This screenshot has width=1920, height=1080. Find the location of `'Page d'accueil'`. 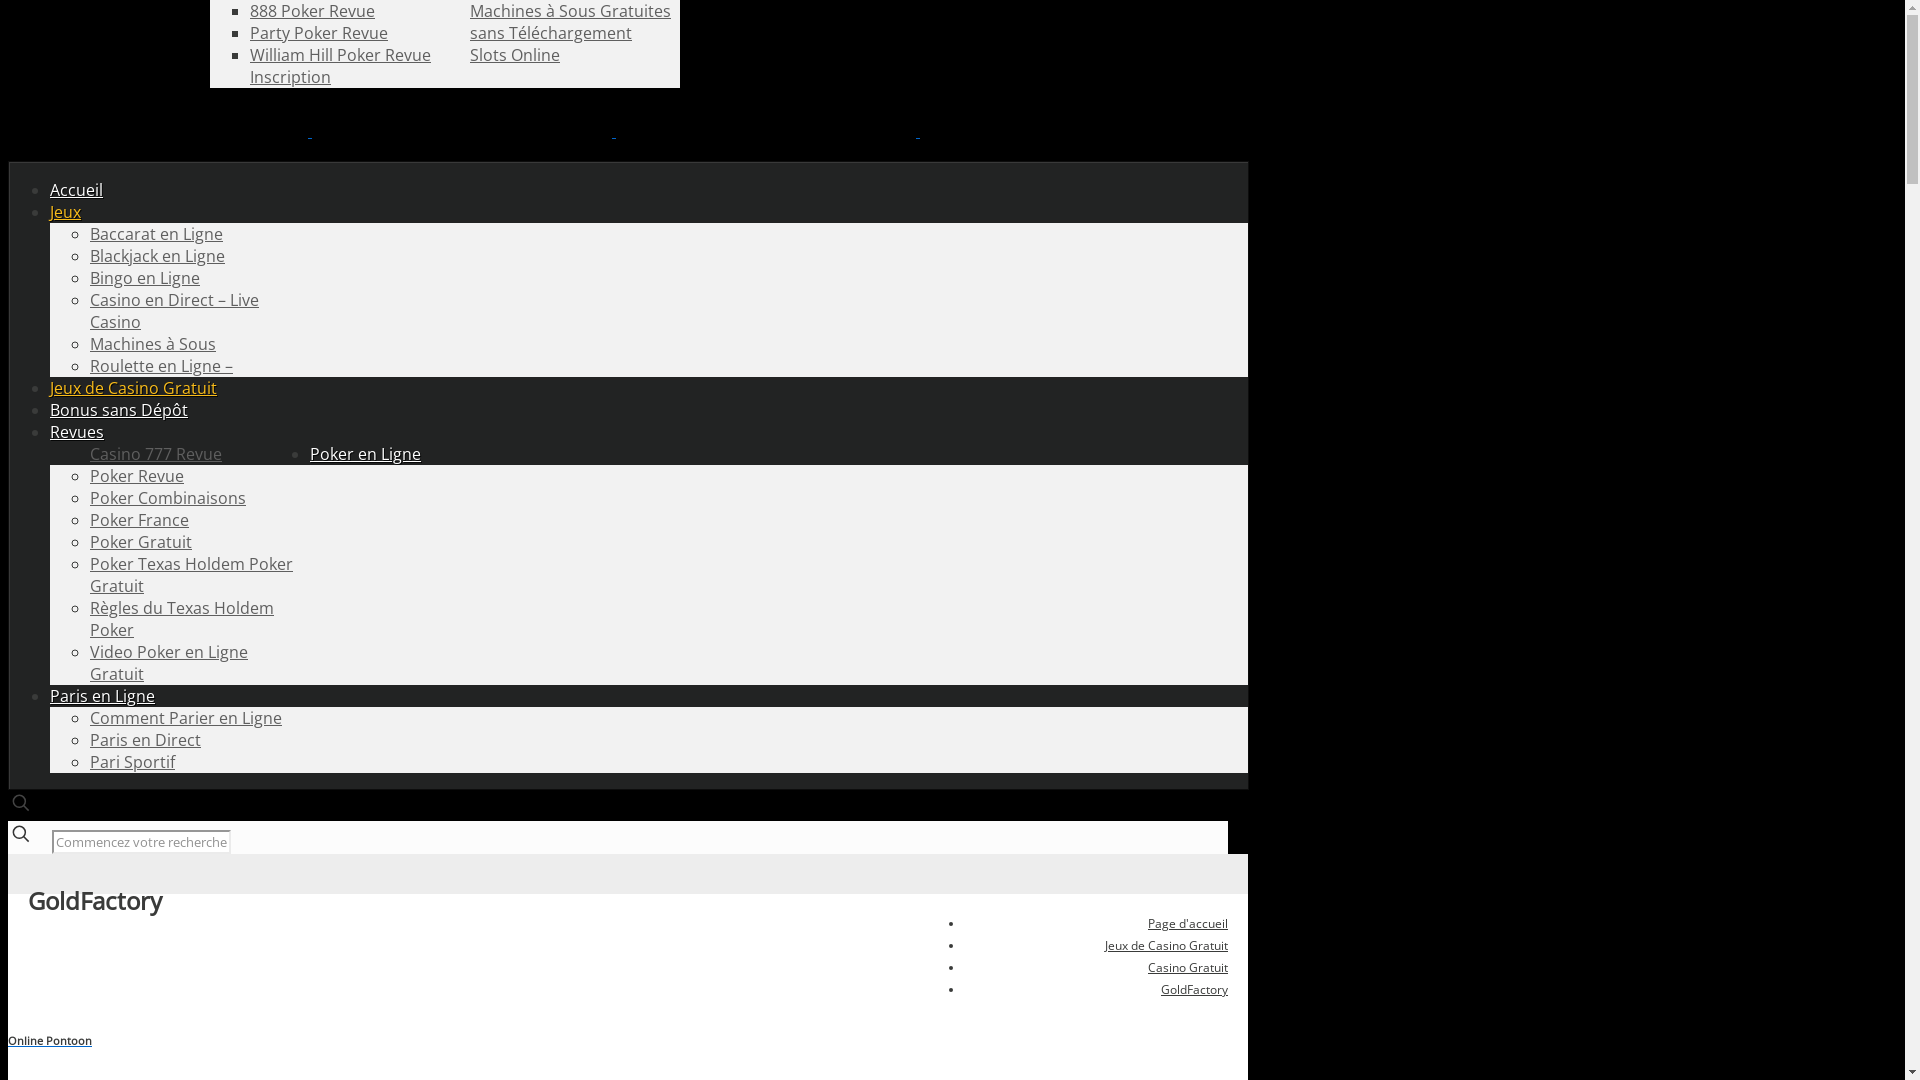

'Page d'accueil' is located at coordinates (1187, 923).